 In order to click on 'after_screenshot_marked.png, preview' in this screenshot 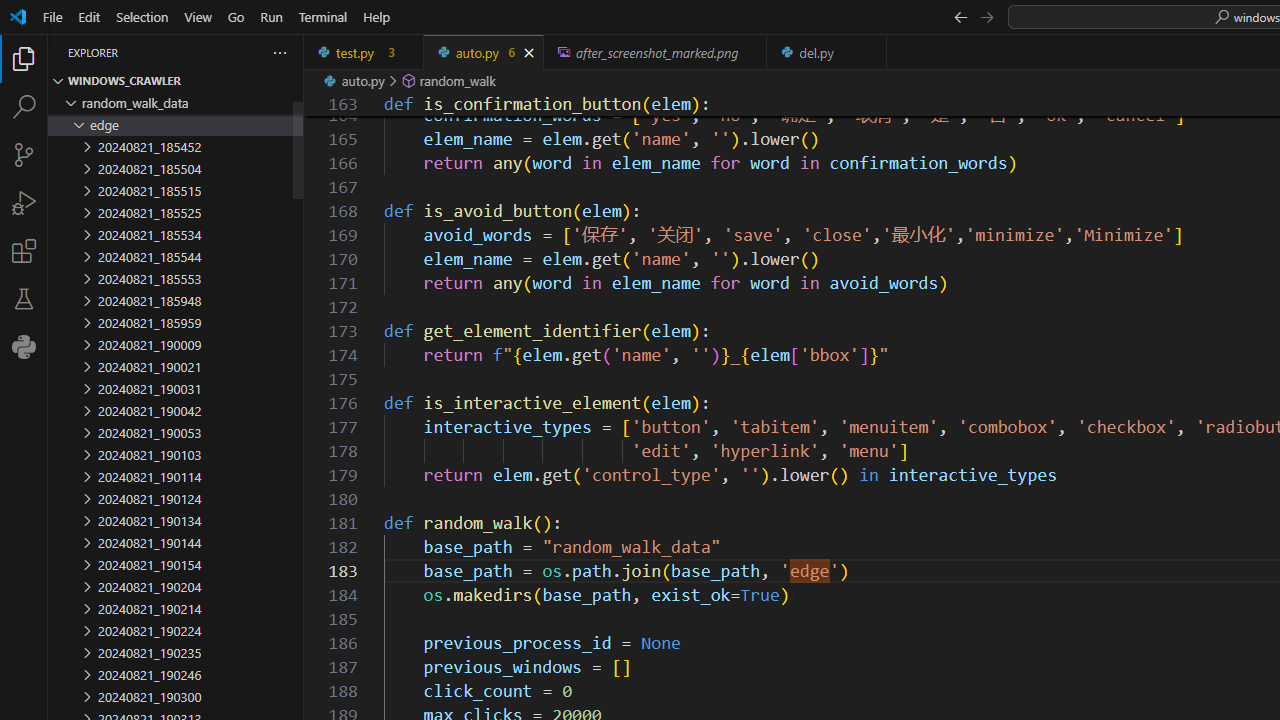, I will do `click(656, 51)`.